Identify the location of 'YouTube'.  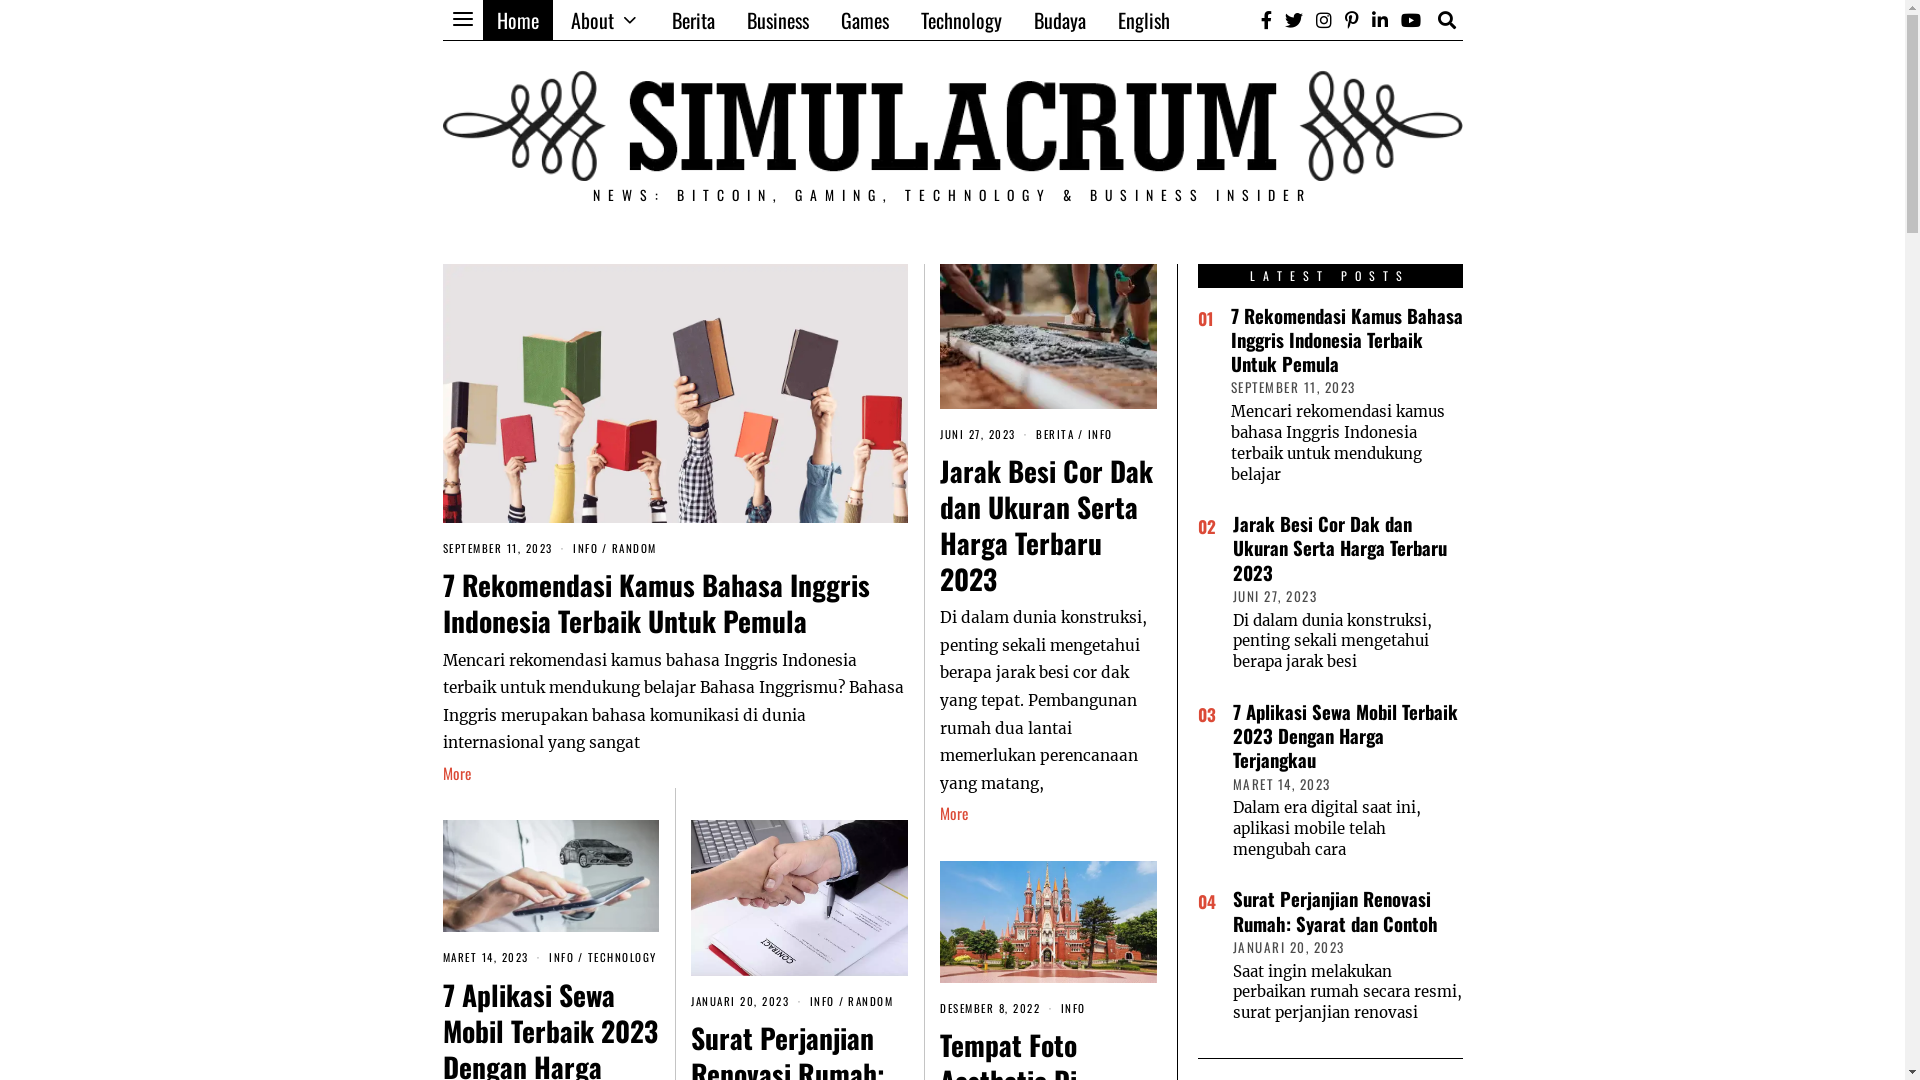
(1410, 19).